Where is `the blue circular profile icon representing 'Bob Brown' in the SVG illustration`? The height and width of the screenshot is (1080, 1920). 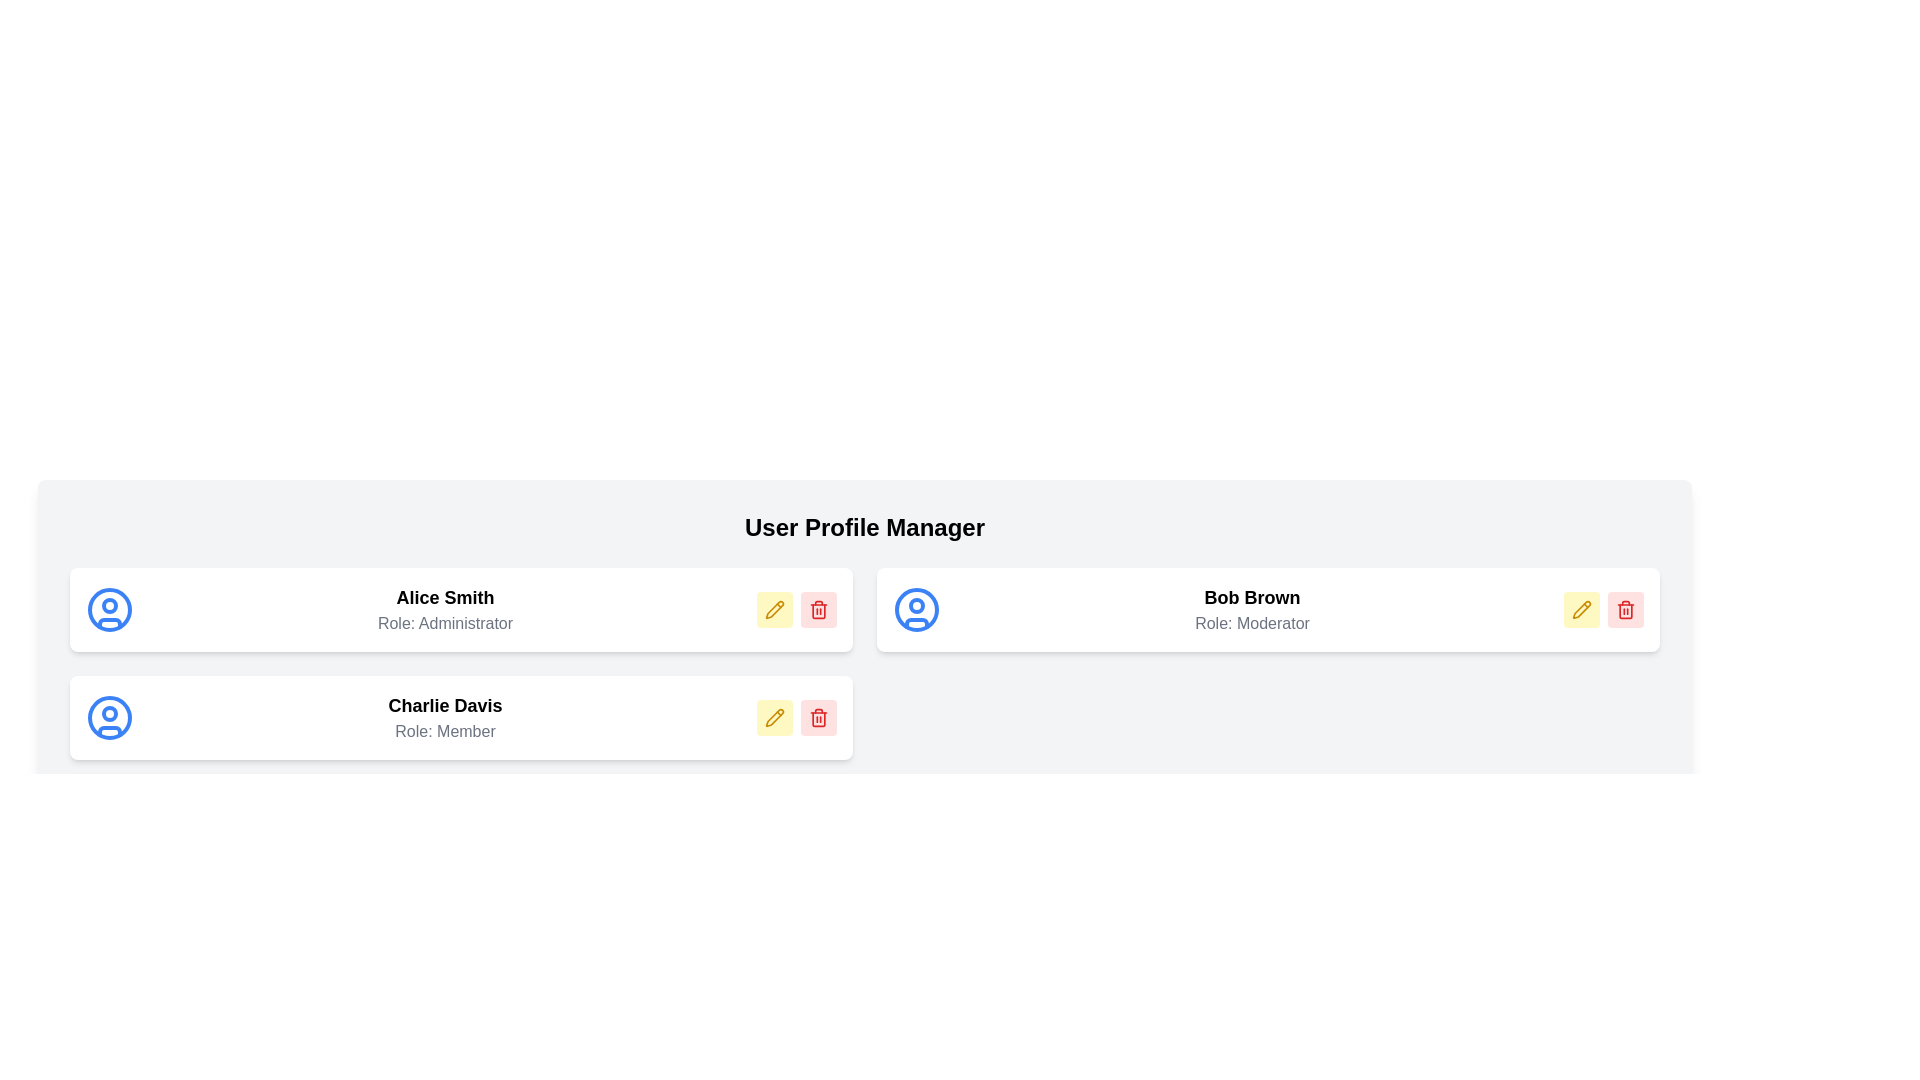
the blue circular profile icon representing 'Bob Brown' in the SVG illustration is located at coordinates (915, 608).